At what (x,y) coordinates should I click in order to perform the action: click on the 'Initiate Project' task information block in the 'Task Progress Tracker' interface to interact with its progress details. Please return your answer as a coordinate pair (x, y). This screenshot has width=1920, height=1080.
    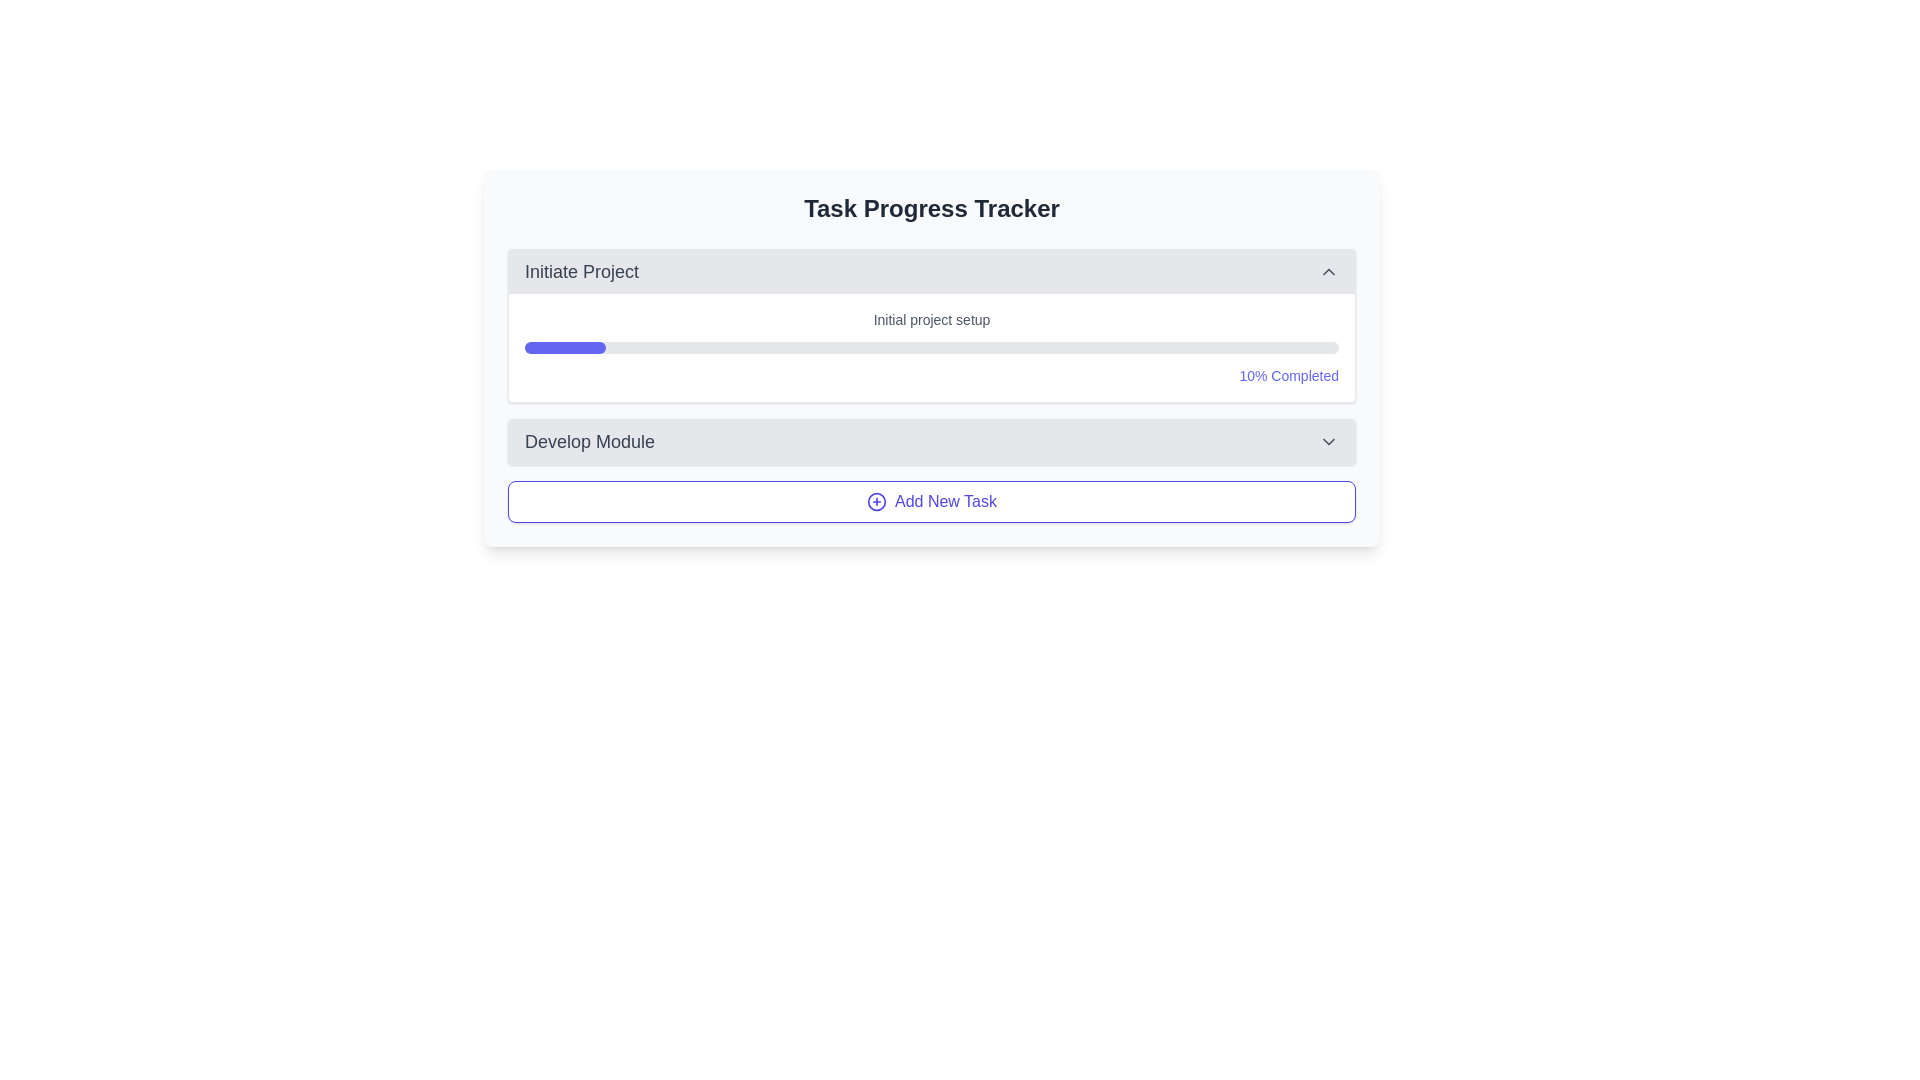
    Looking at the image, I should click on (930, 356).